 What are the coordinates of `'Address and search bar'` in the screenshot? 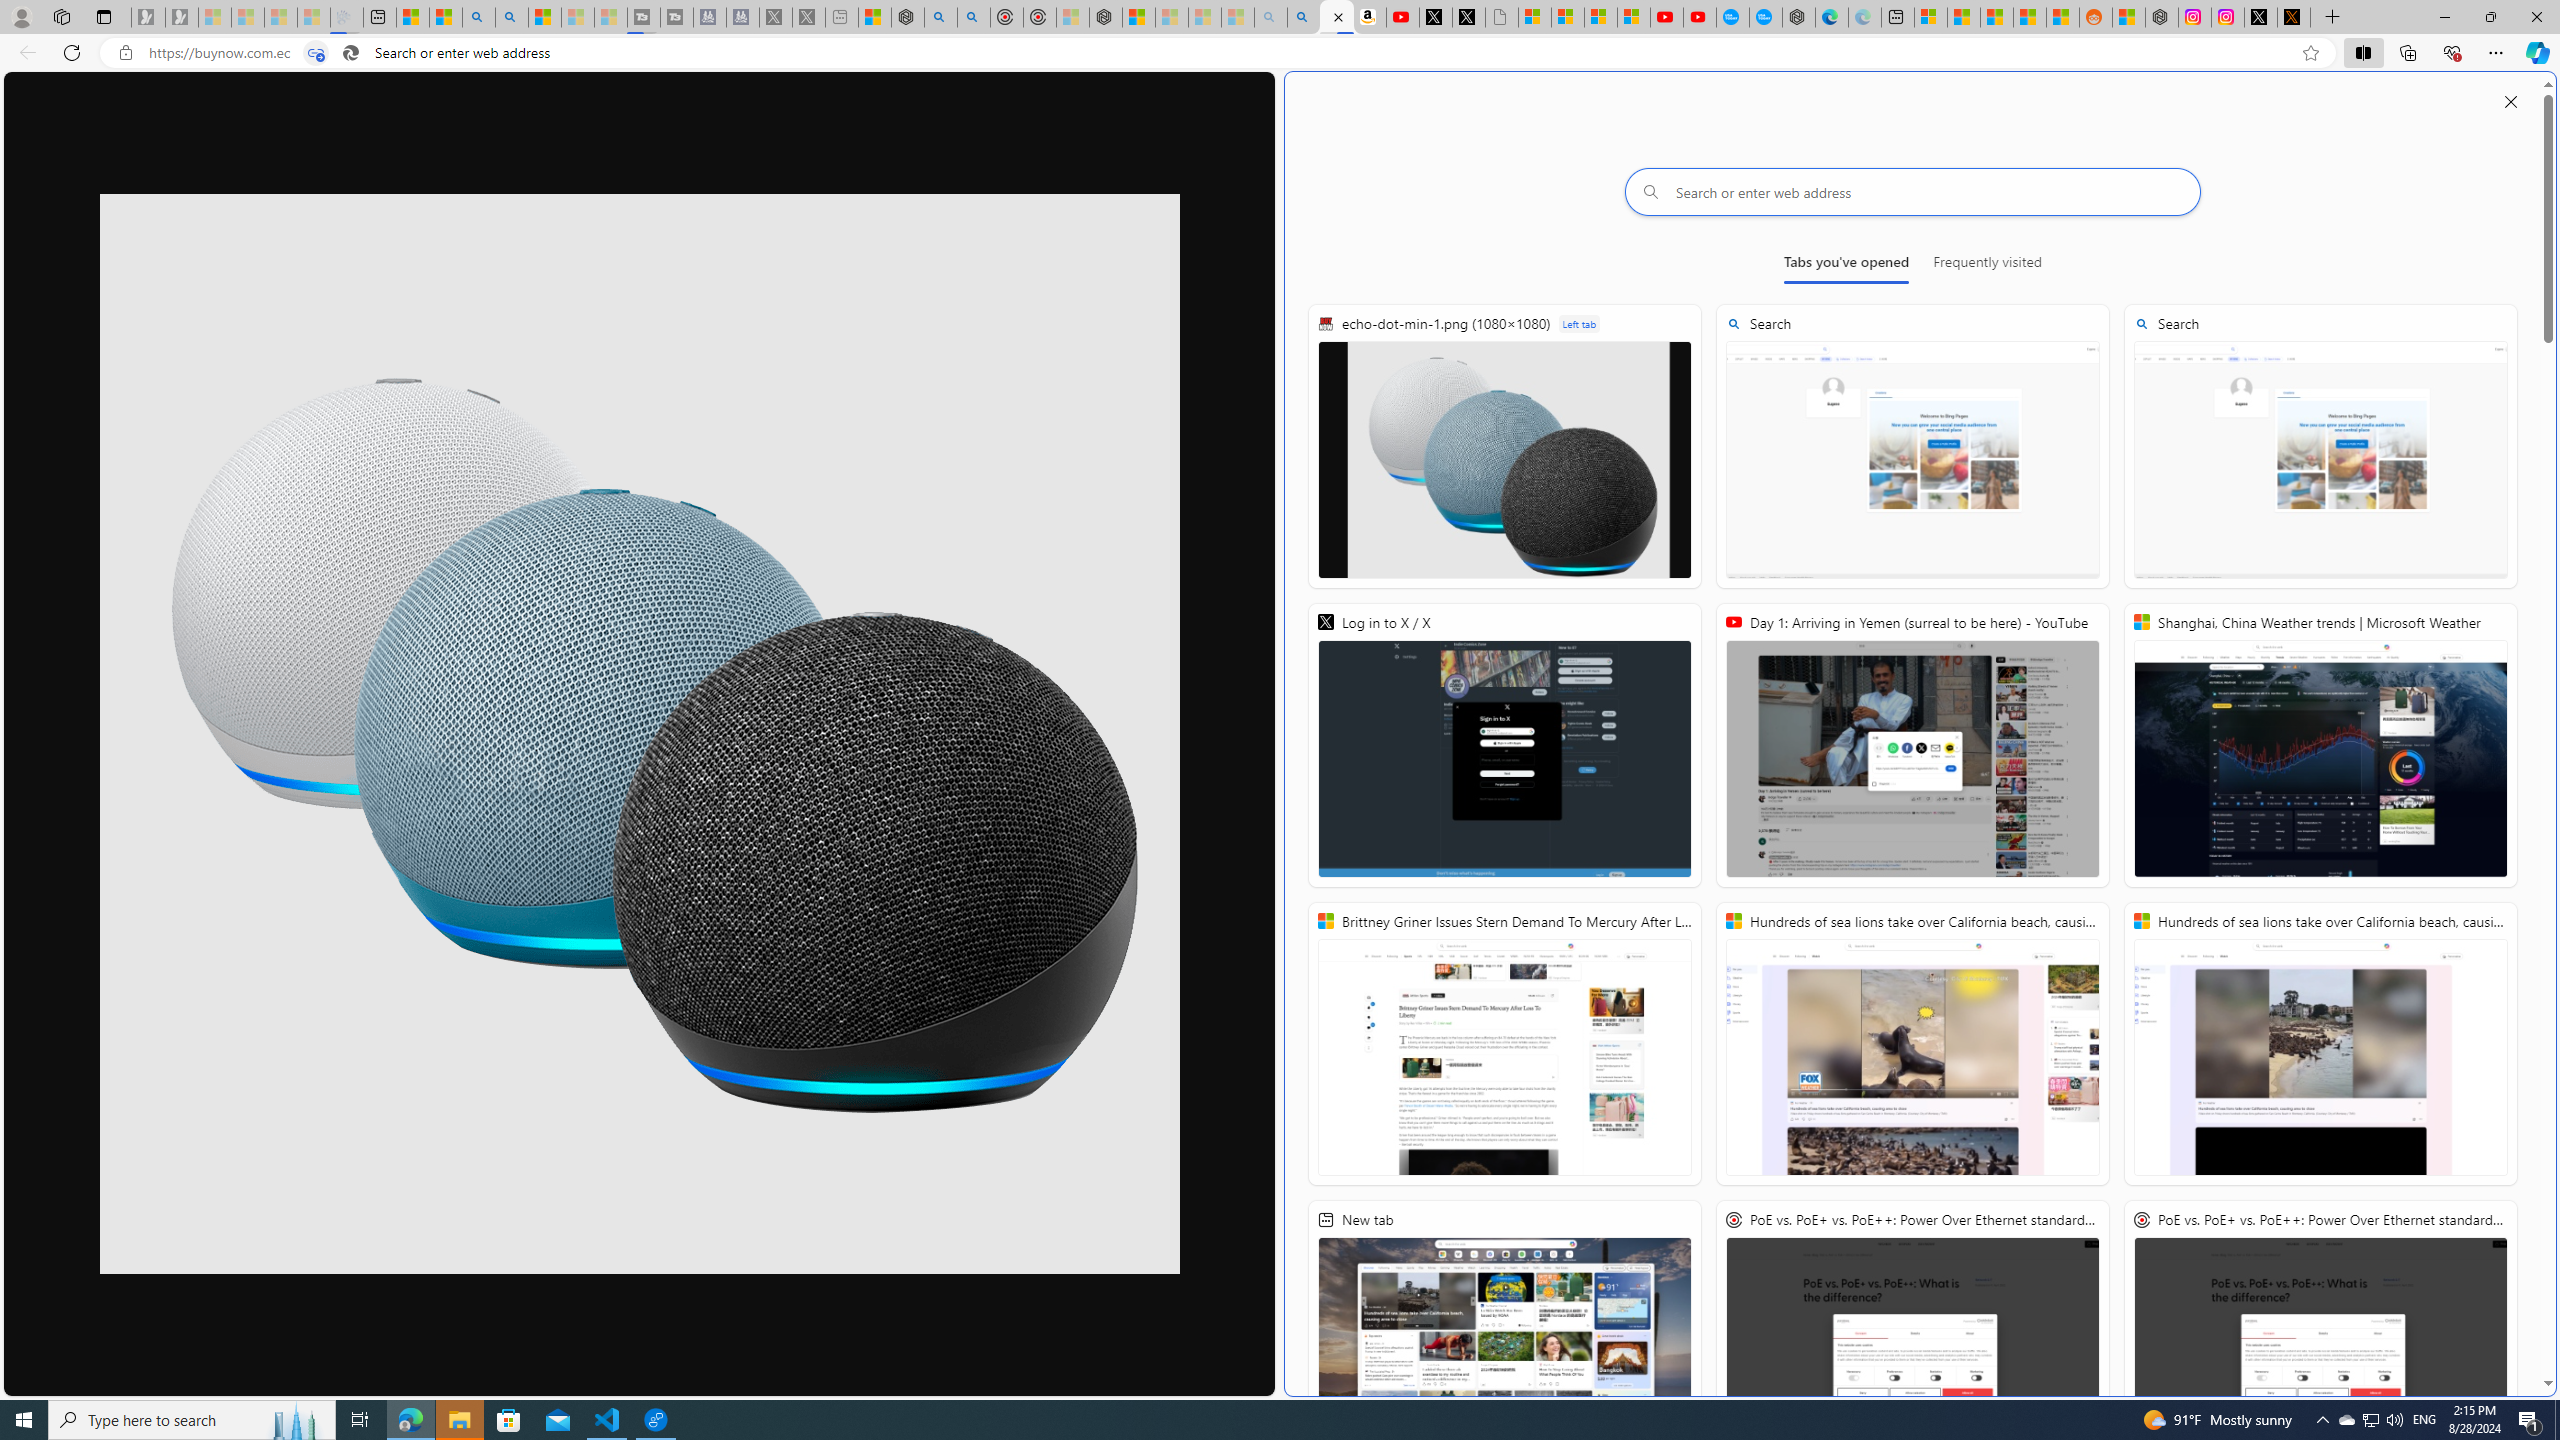 It's located at (1218, 53).